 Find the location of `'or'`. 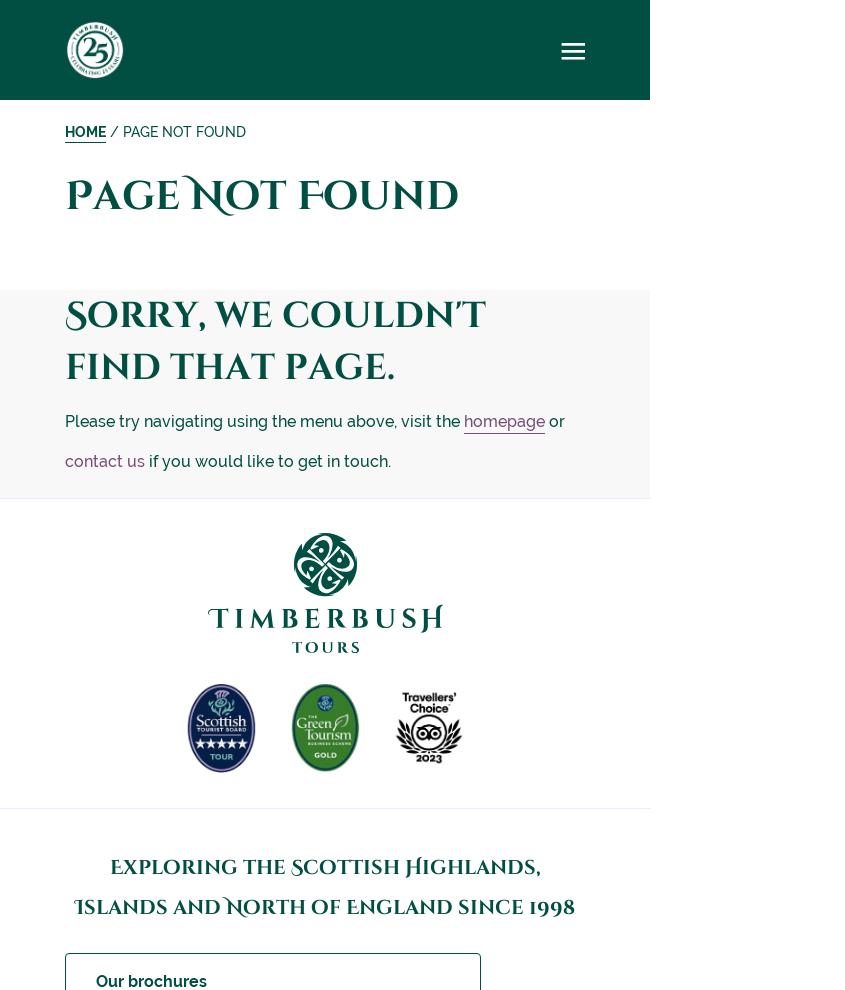

'or' is located at coordinates (556, 420).